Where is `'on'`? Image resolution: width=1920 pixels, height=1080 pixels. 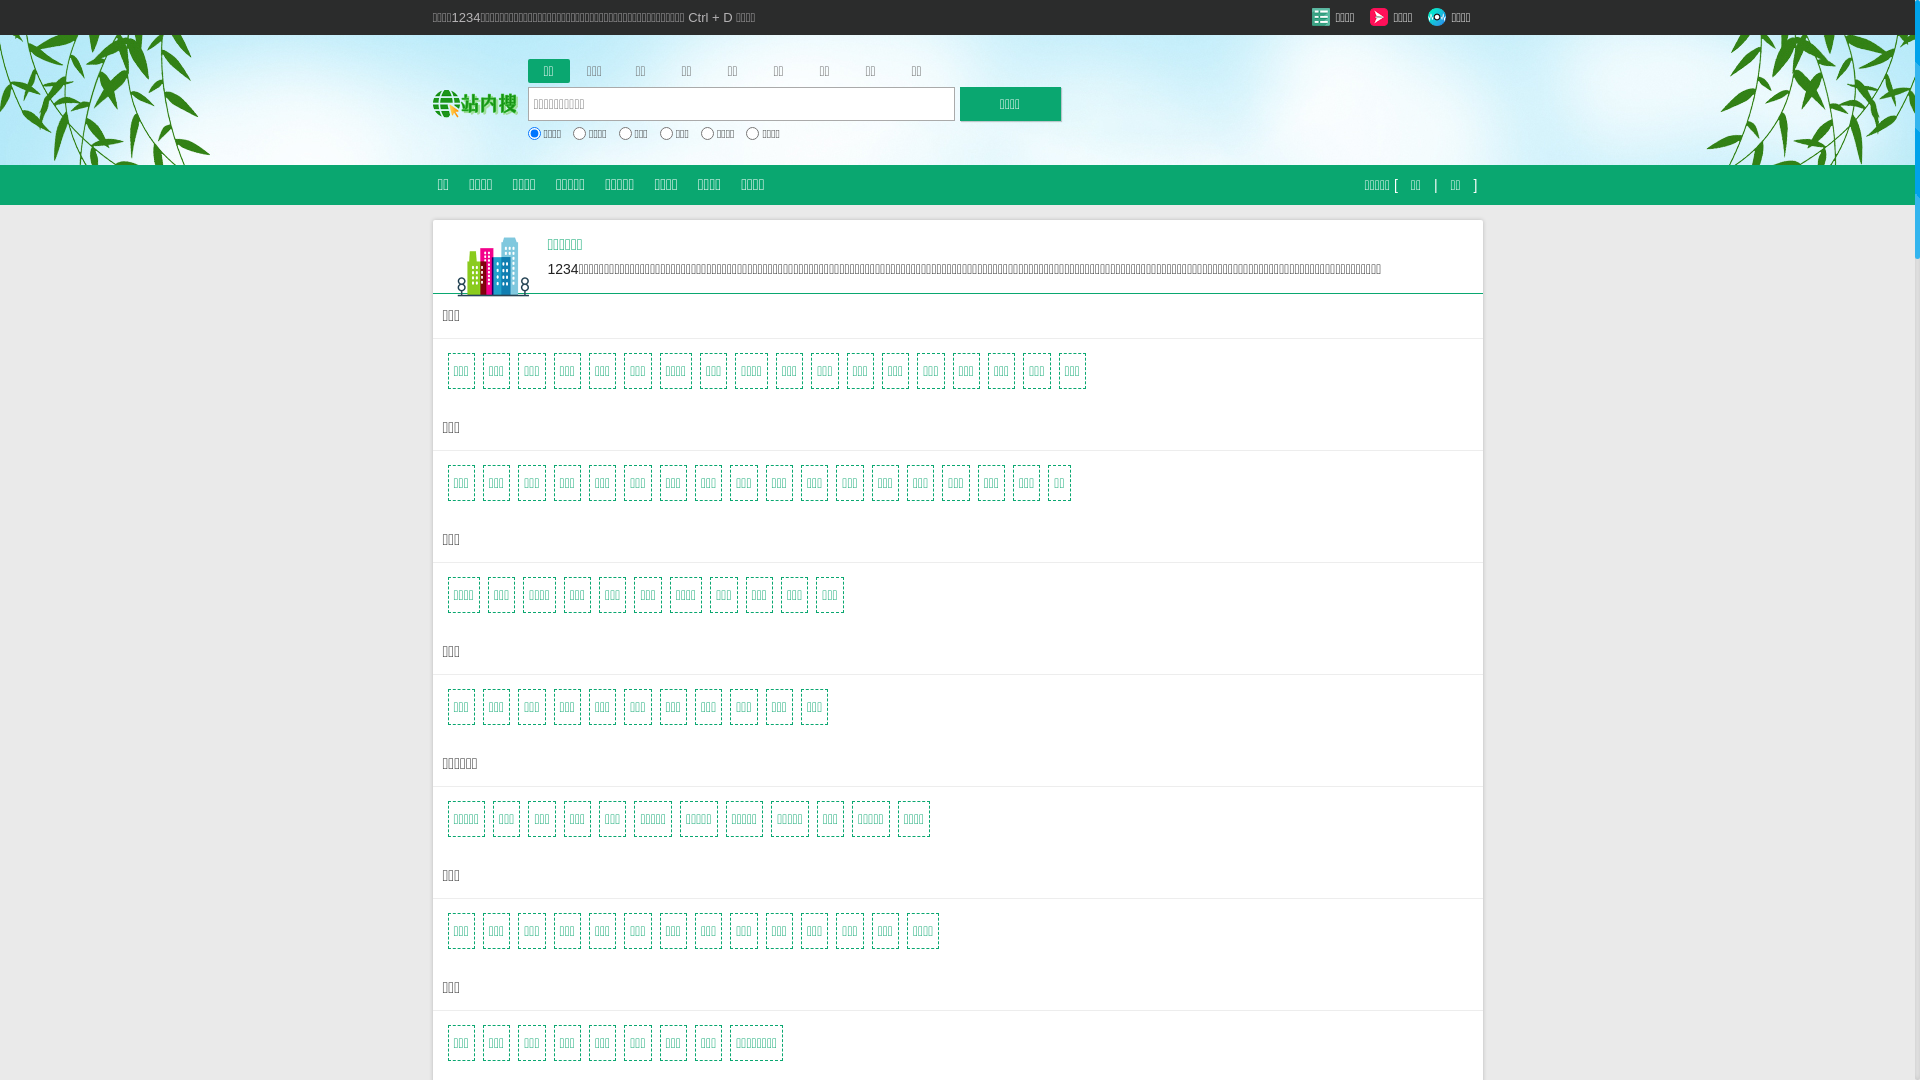 'on' is located at coordinates (707, 133).